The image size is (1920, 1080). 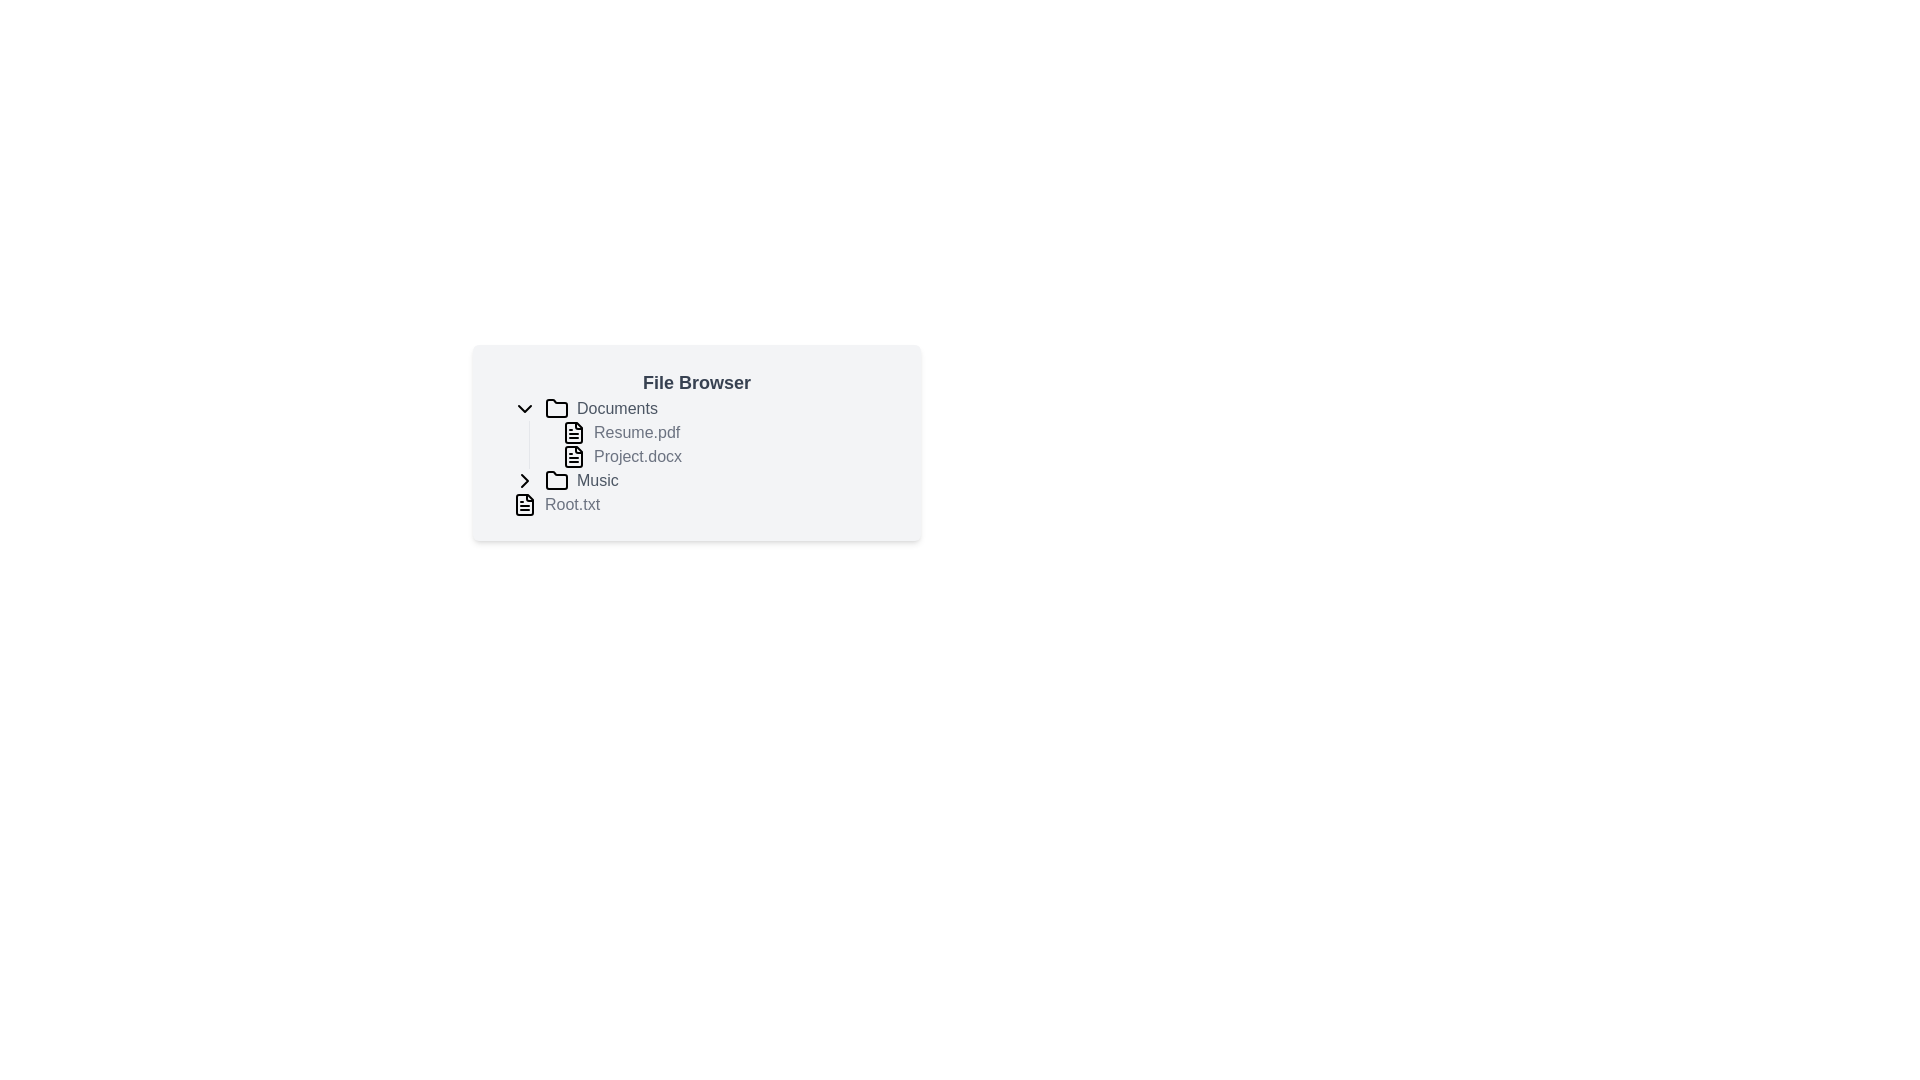 I want to click on the list item labeled 'Root.txt' that appears as the last item in the file browser structure, so click(x=556, y=504).